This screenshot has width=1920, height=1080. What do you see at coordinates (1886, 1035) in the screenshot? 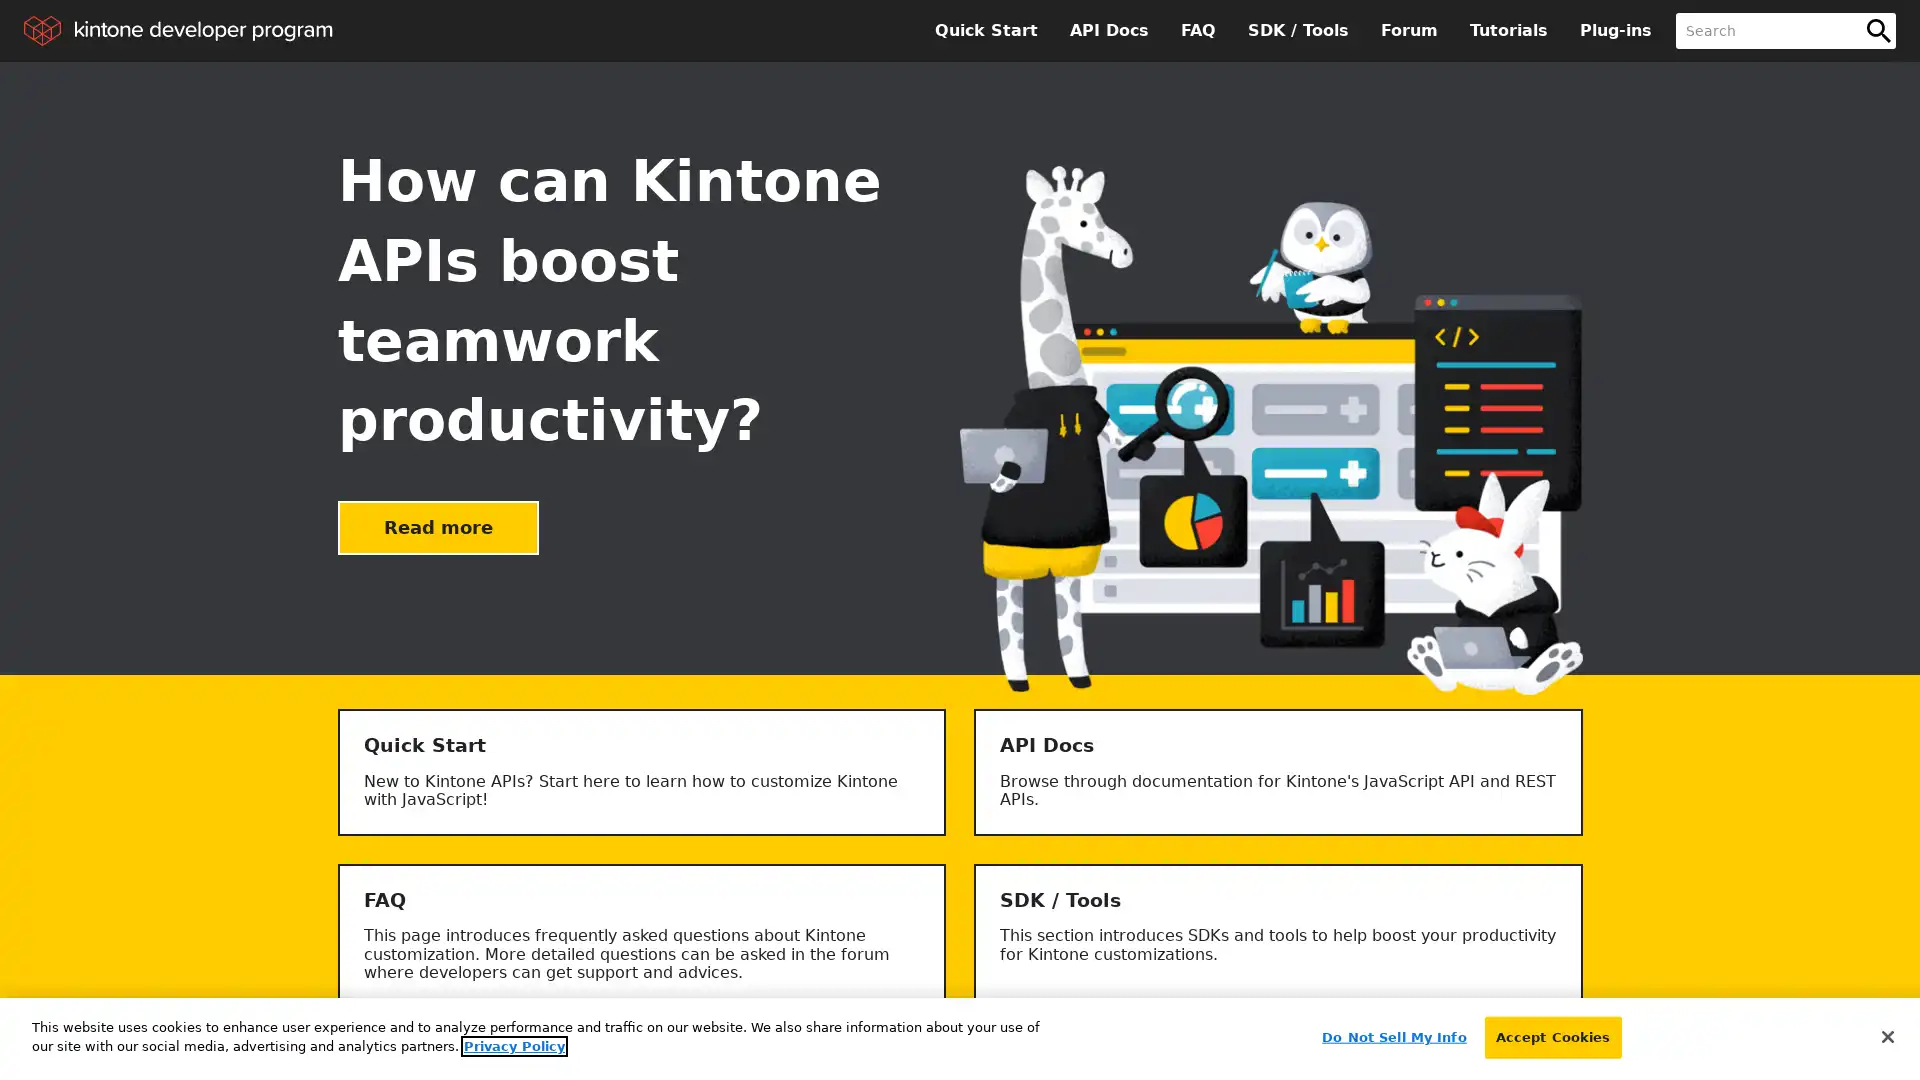
I see `Close` at bounding box center [1886, 1035].